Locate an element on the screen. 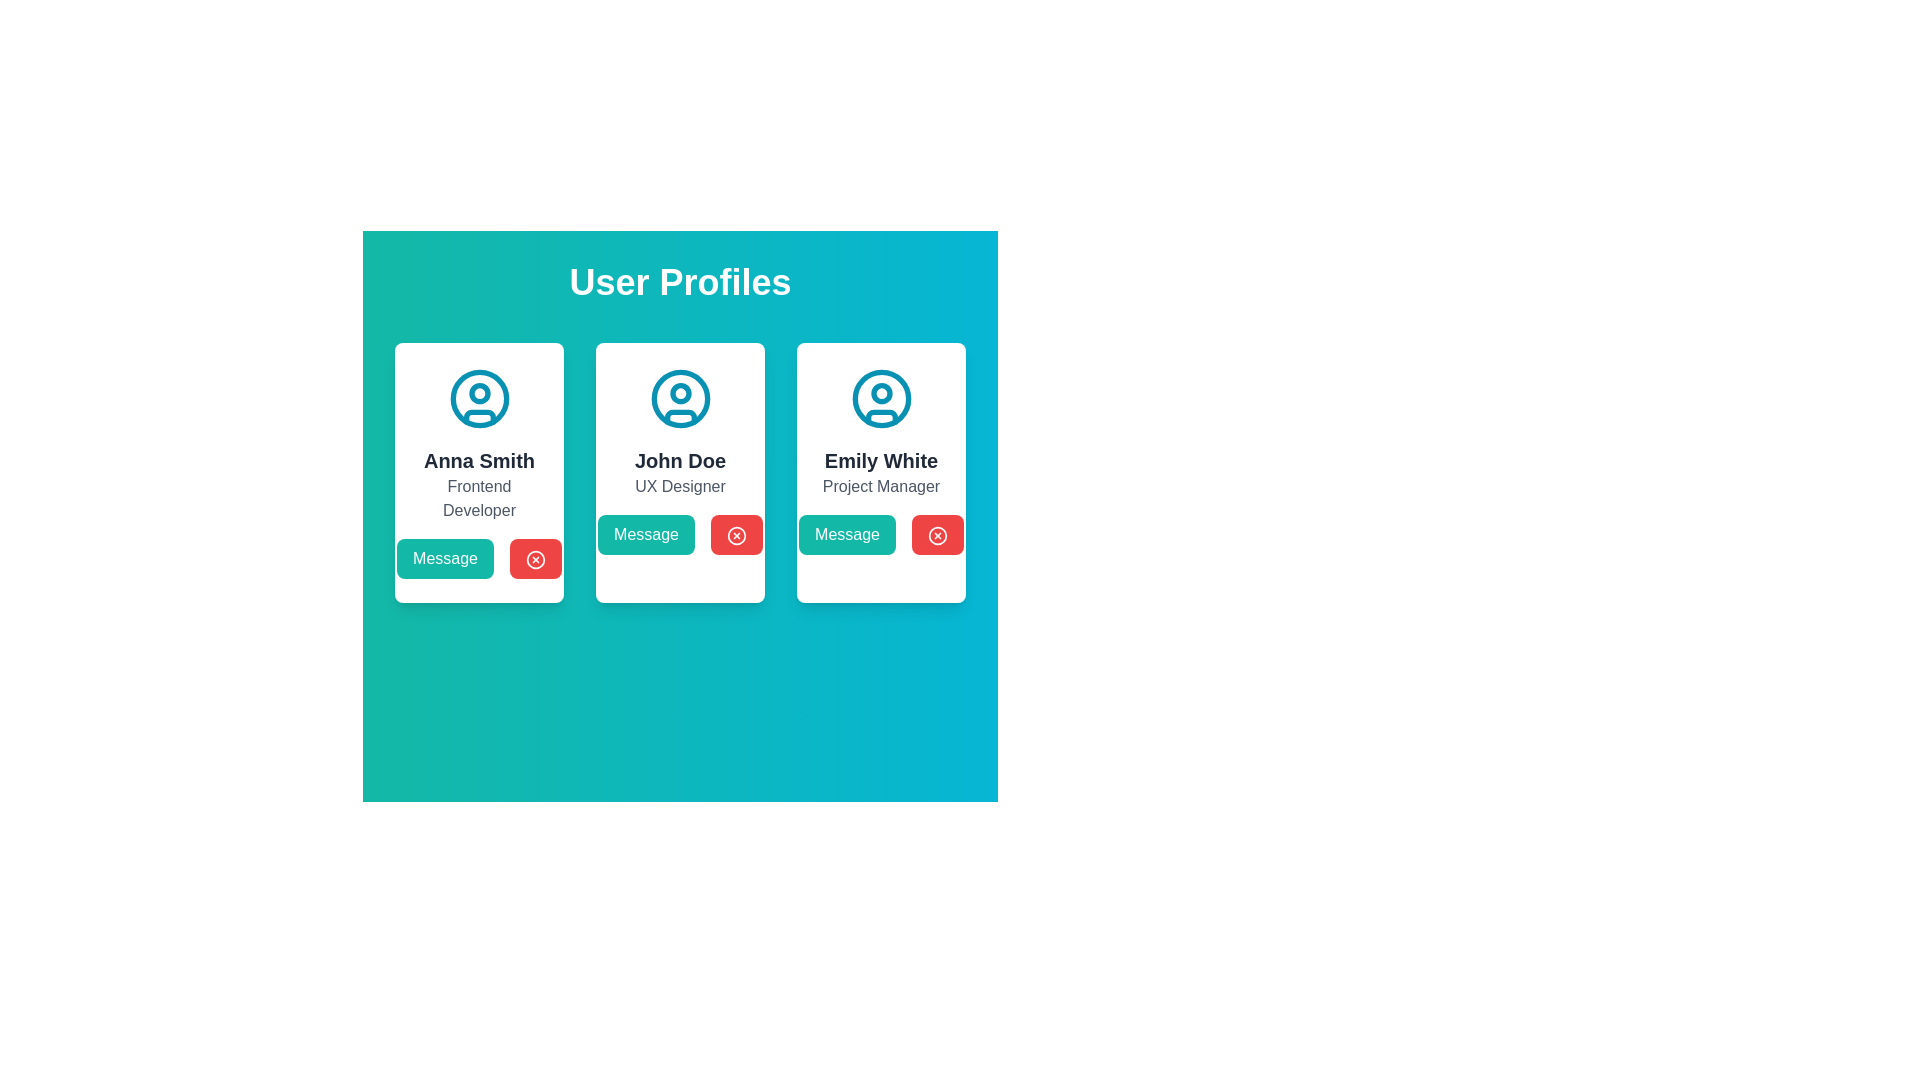 The height and width of the screenshot is (1080, 1920). the red 'x' icon button located at the bottom right corner of John Doe's profile card is located at coordinates (536, 559).